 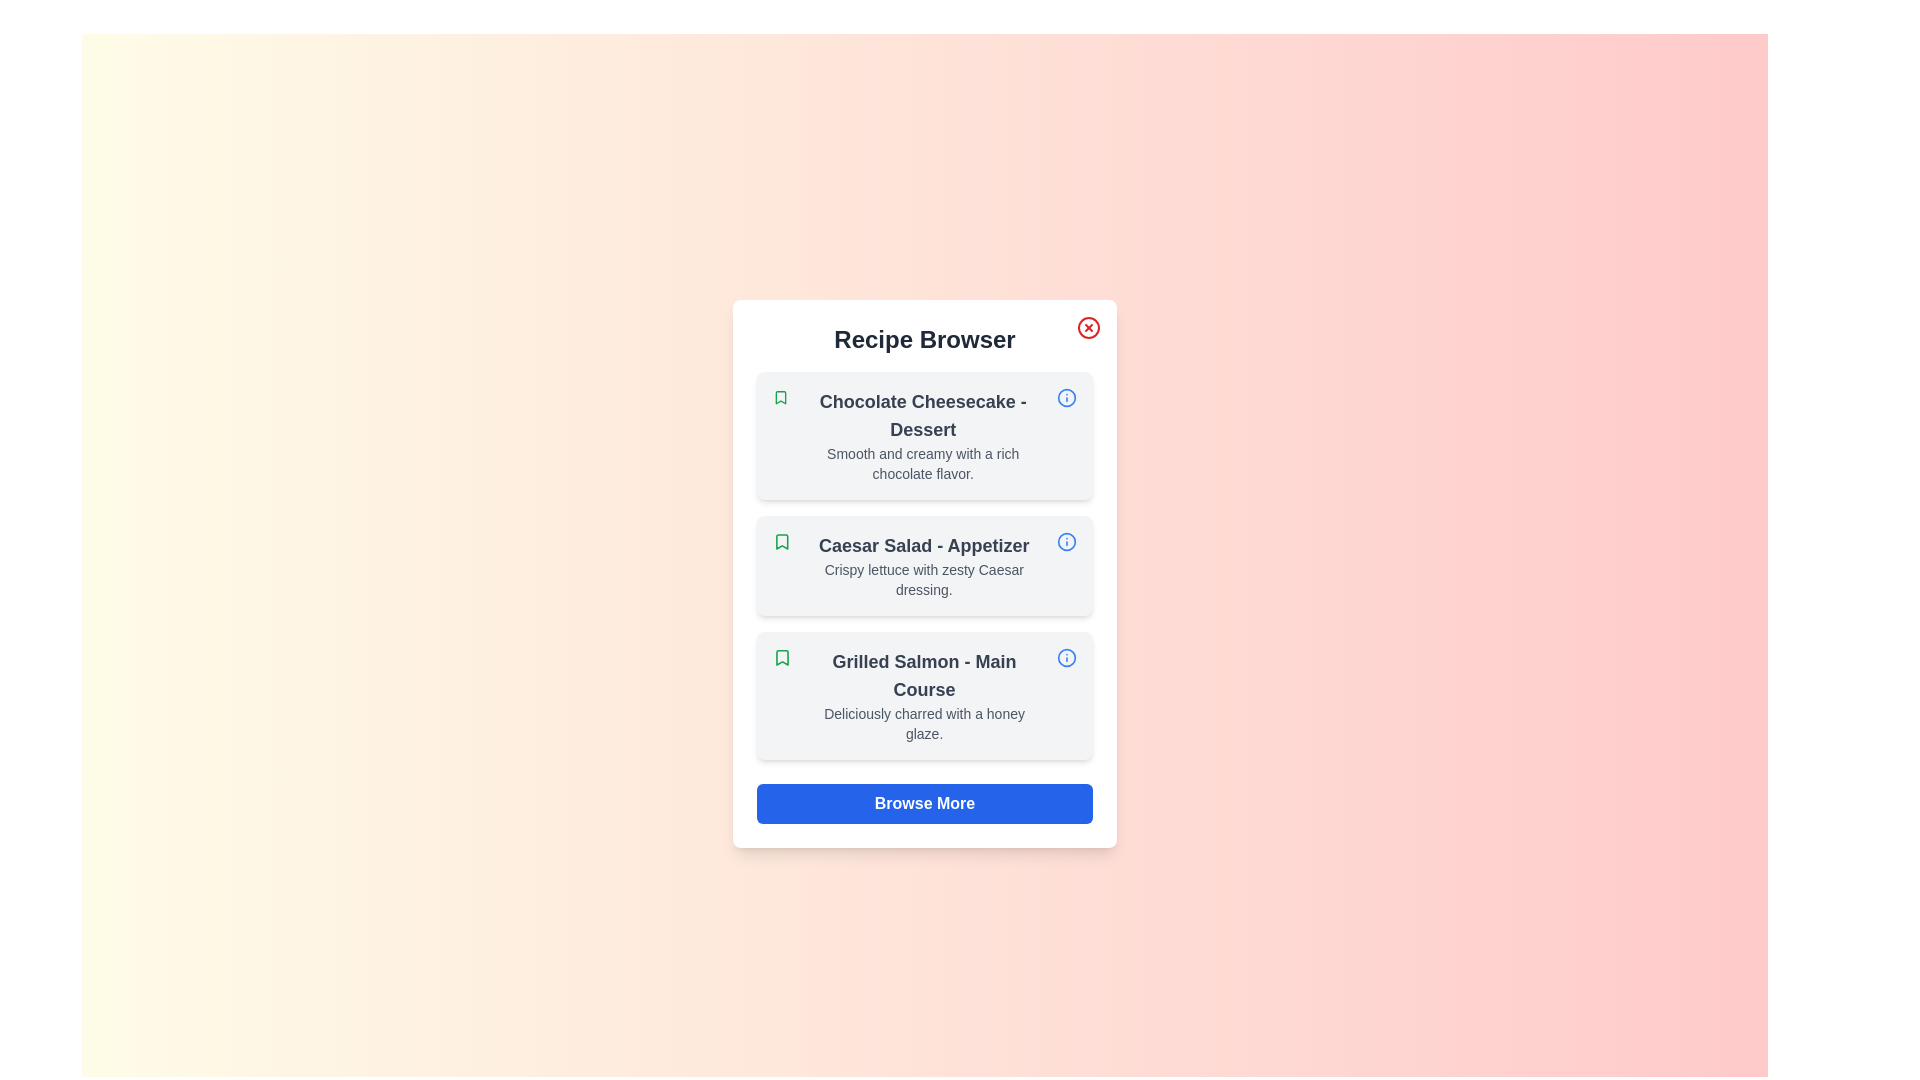 What do you see at coordinates (924, 802) in the screenshot?
I see `'Browse More' button to browse more recipes` at bounding box center [924, 802].